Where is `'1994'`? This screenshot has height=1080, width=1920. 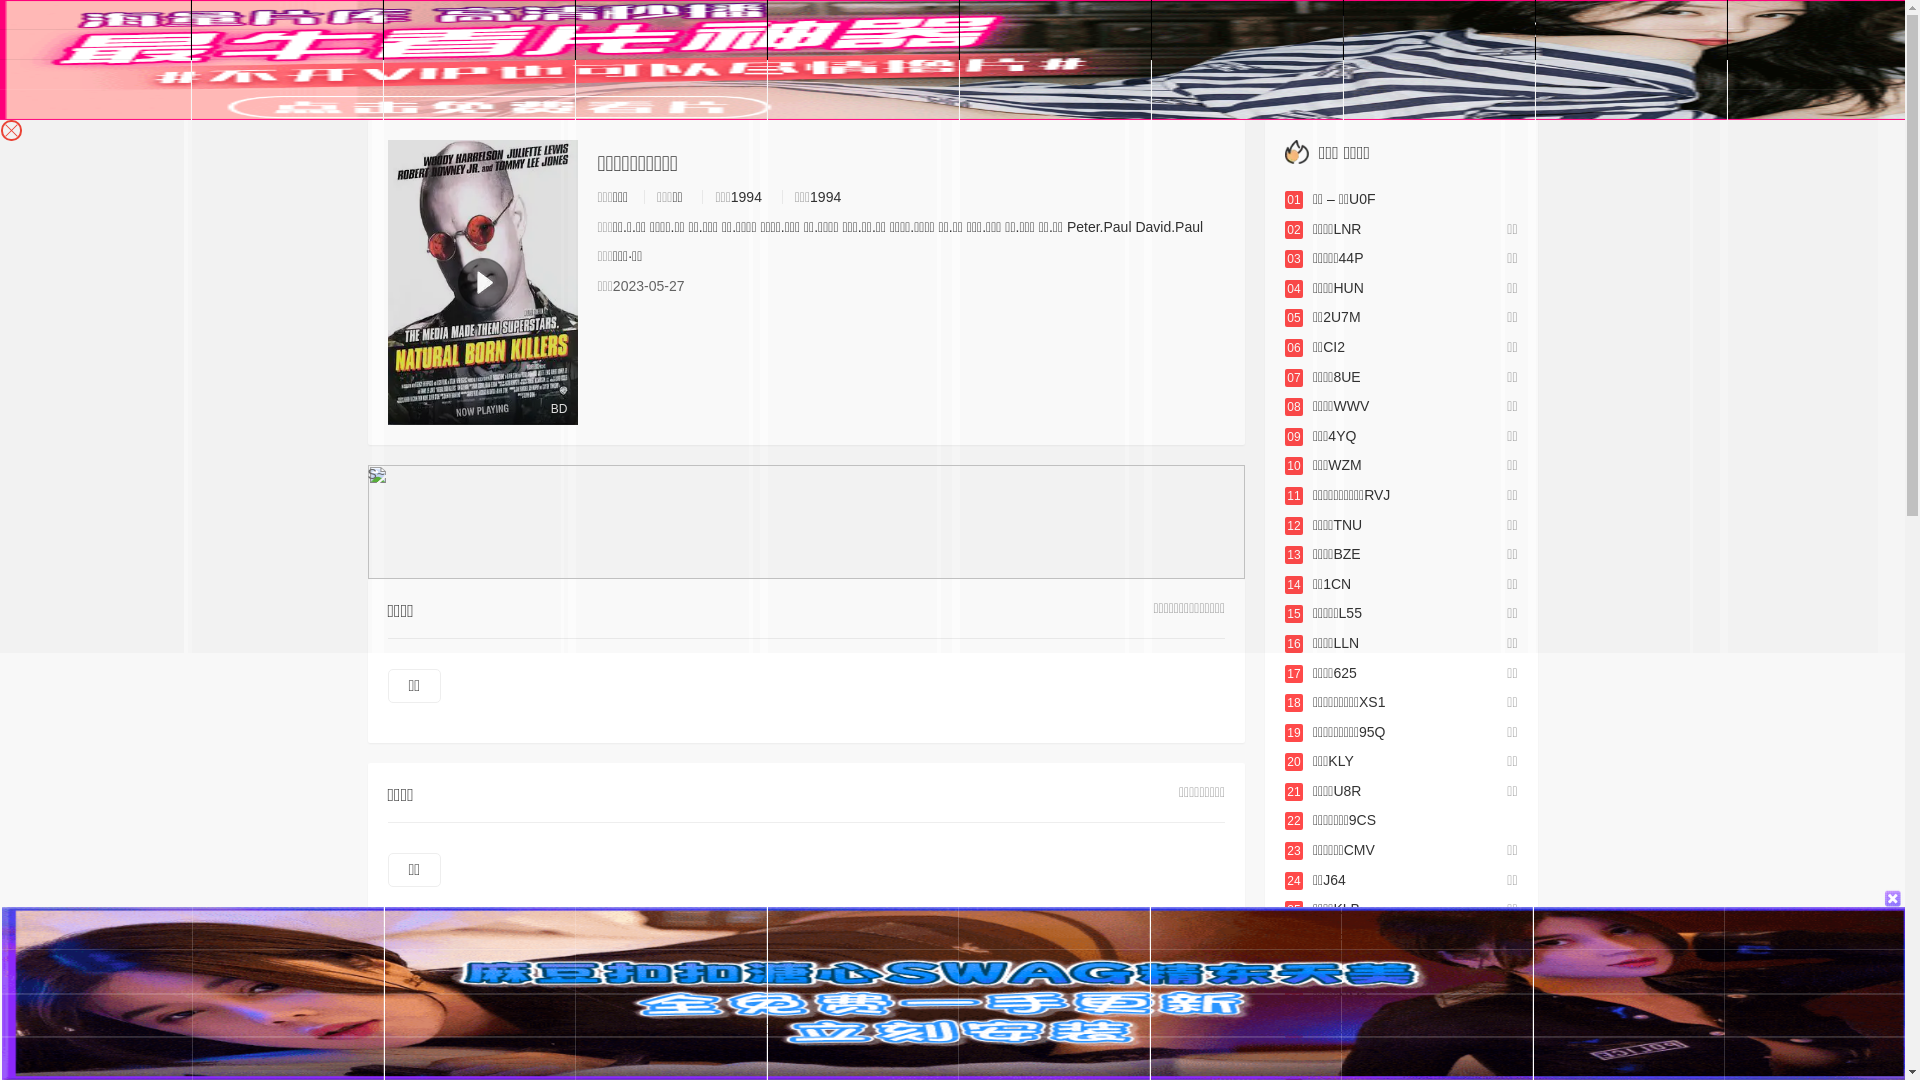 '1994' is located at coordinates (825, 196).